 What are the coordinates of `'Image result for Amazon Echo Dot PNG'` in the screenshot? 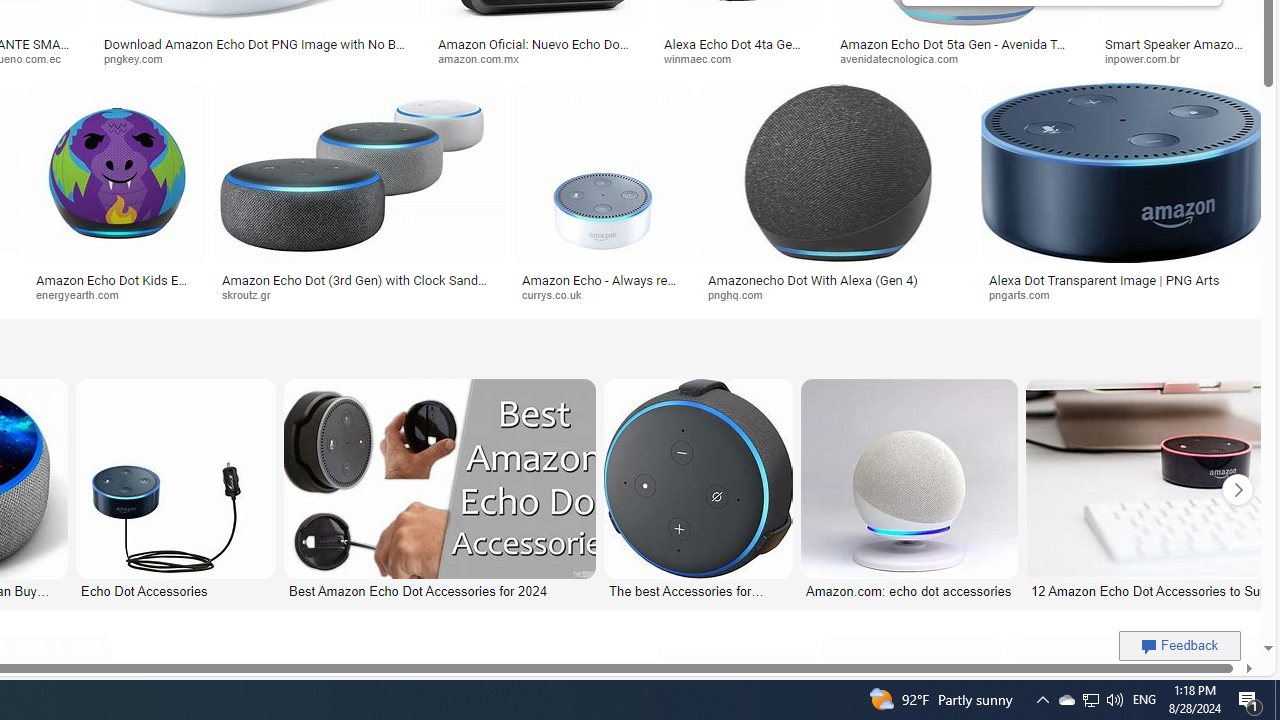 It's located at (1123, 171).